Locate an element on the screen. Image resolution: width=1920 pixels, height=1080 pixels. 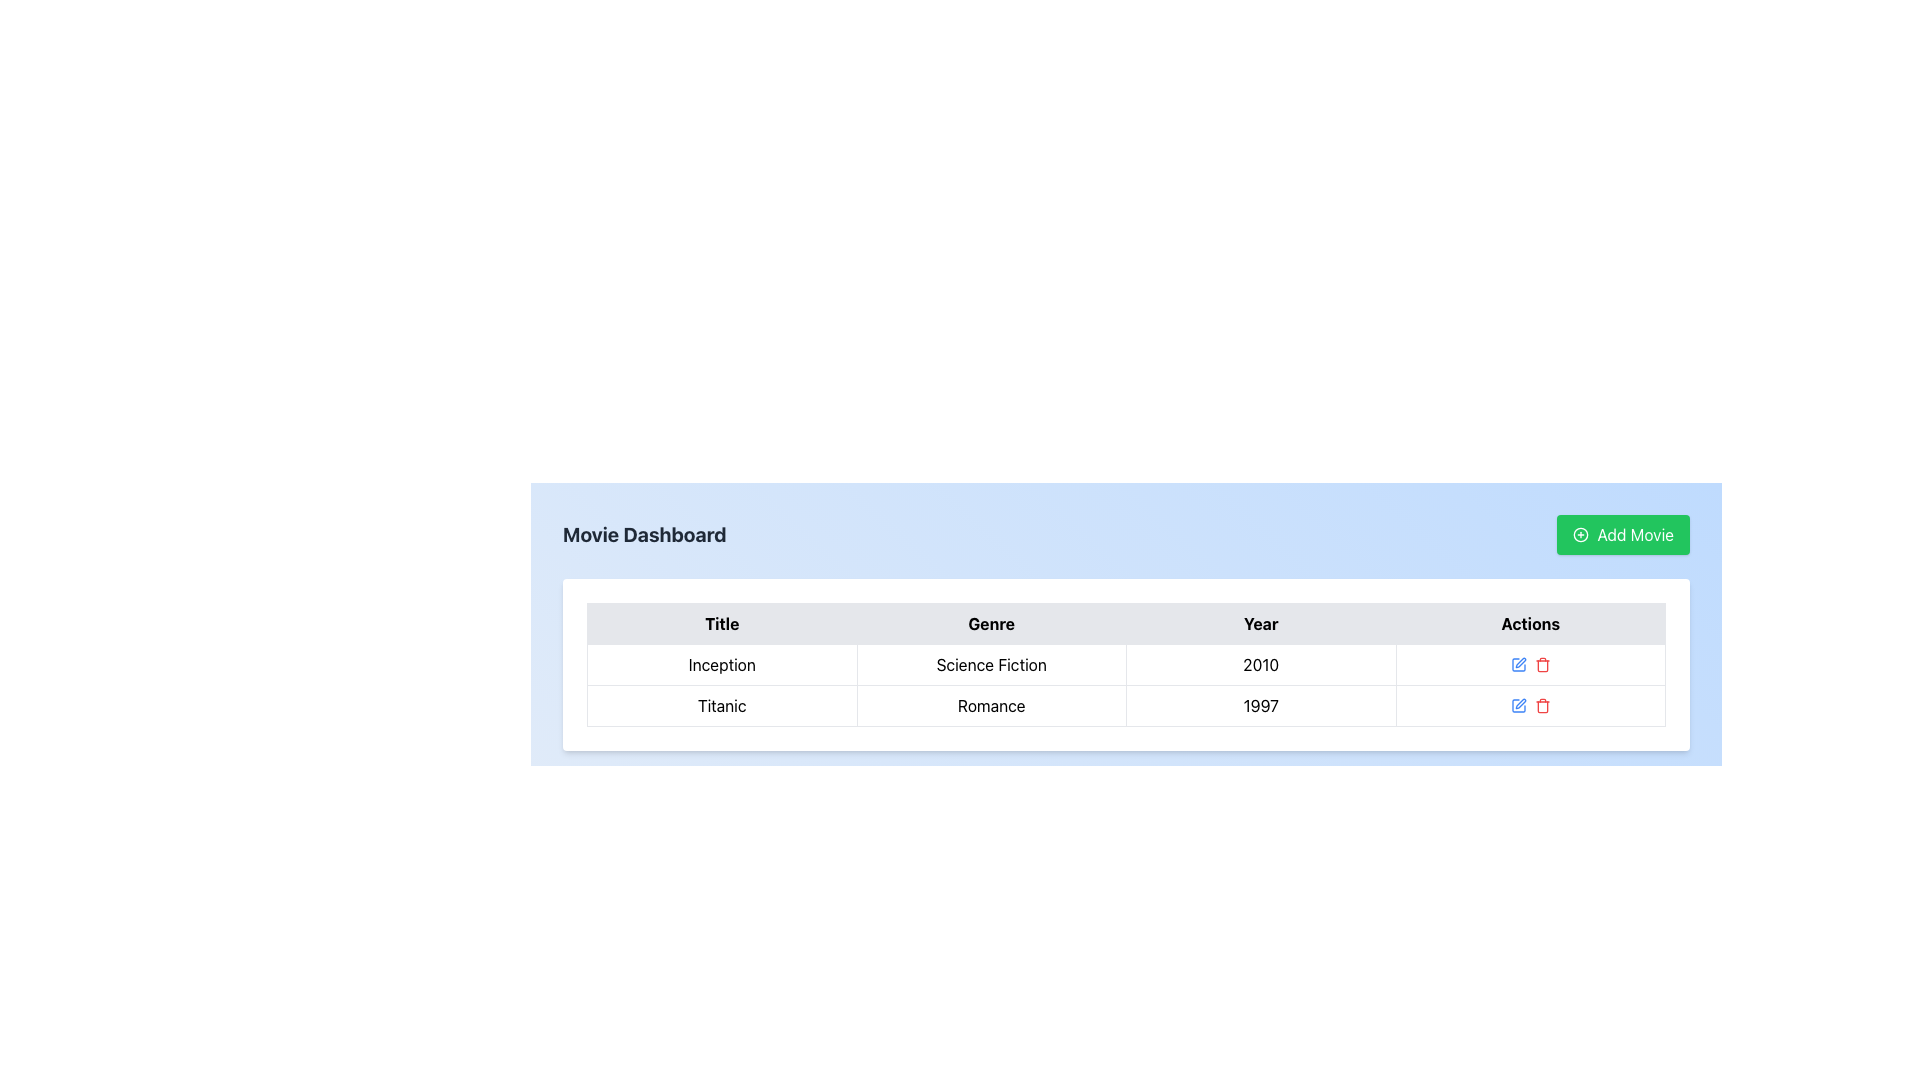
the table cell containing the text 'Titanic' in bold located in the second row under the 'Title' column is located at coordinates (720, 704).